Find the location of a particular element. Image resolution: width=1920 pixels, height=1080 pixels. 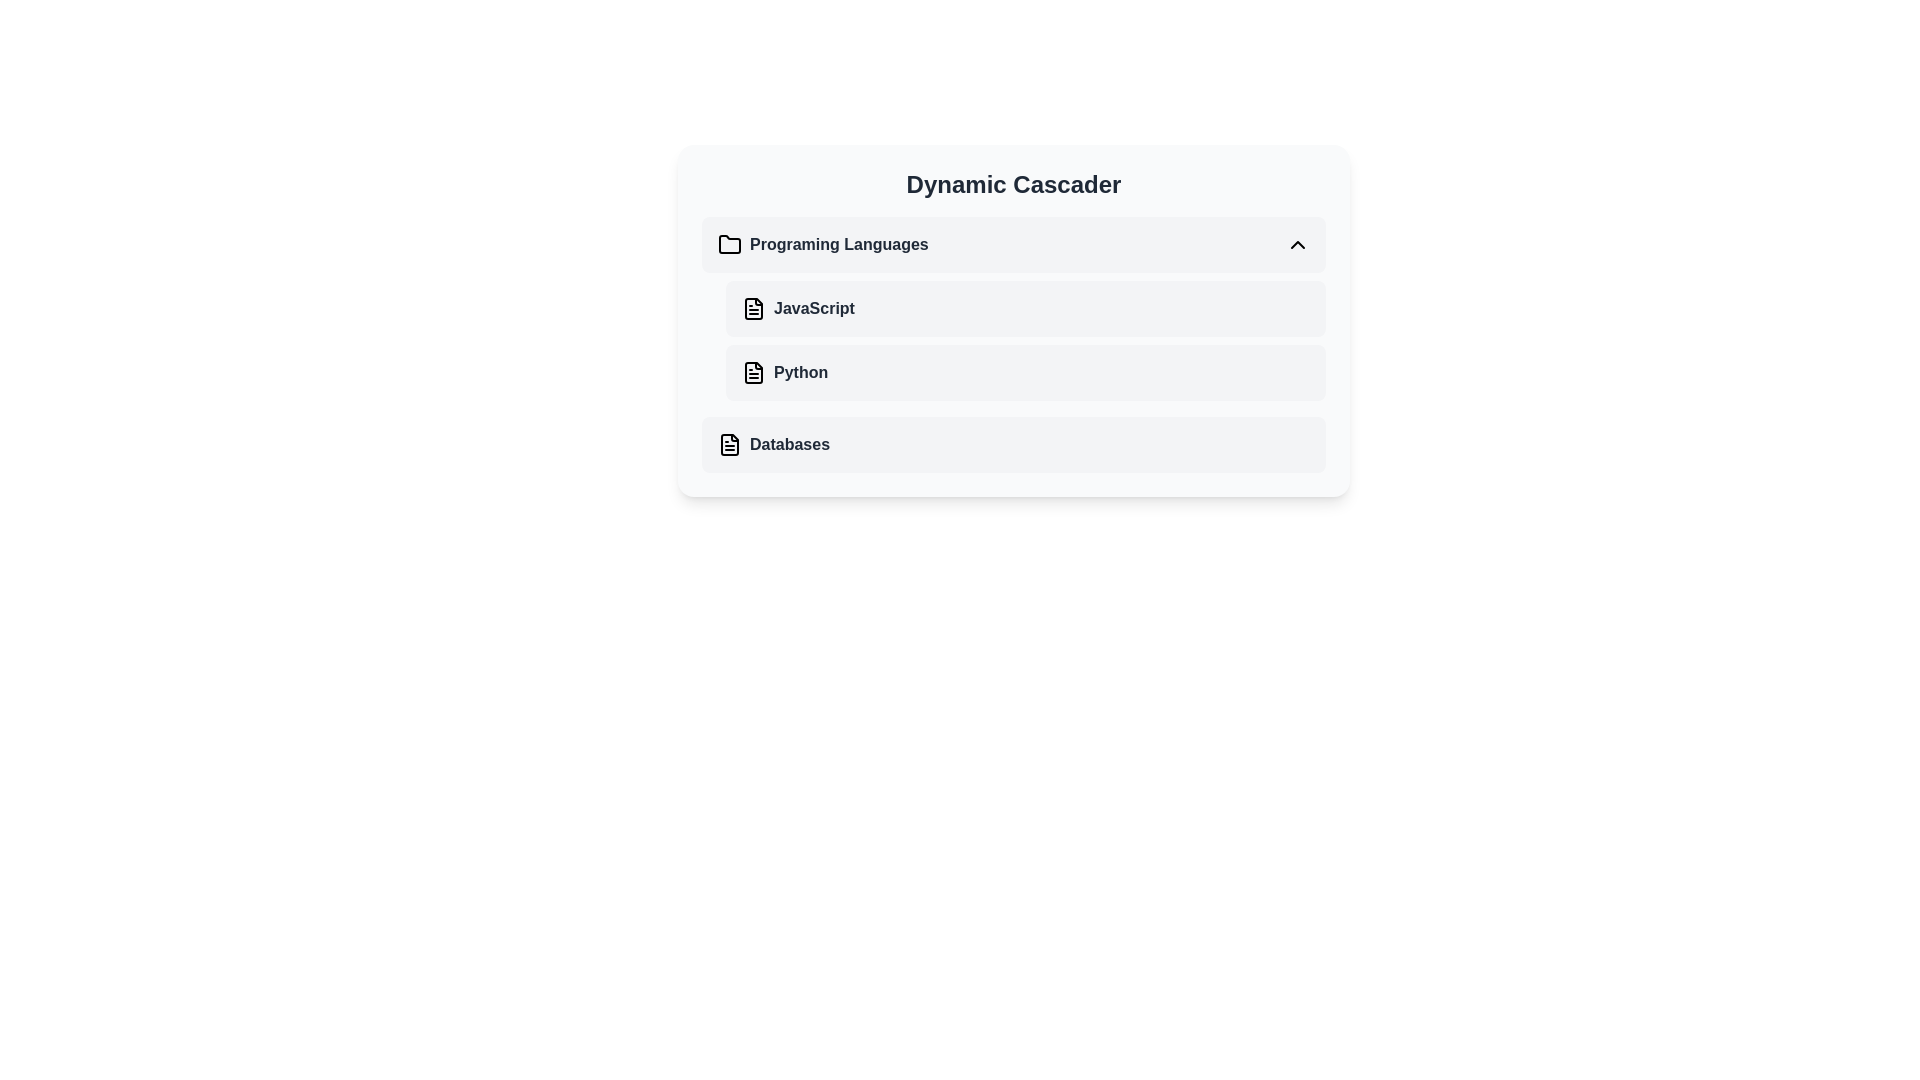

the second list item for the programming language Python in the 'Dynamic Cascader' menu is located at coordinates (784, 373).